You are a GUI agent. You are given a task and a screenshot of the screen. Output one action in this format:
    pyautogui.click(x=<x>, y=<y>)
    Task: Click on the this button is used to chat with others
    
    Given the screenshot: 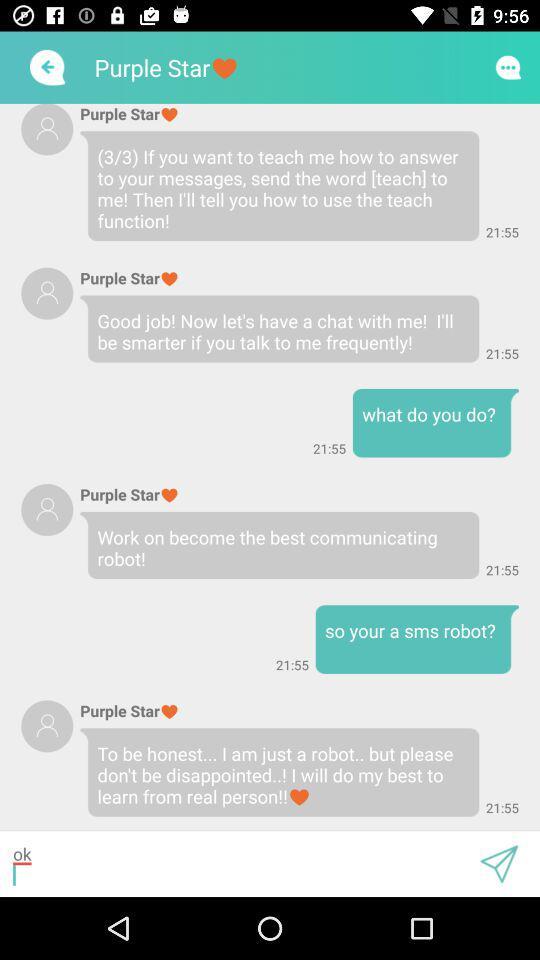 What is the action you would take?
    pyautogui.click(x=508, y=67)
    